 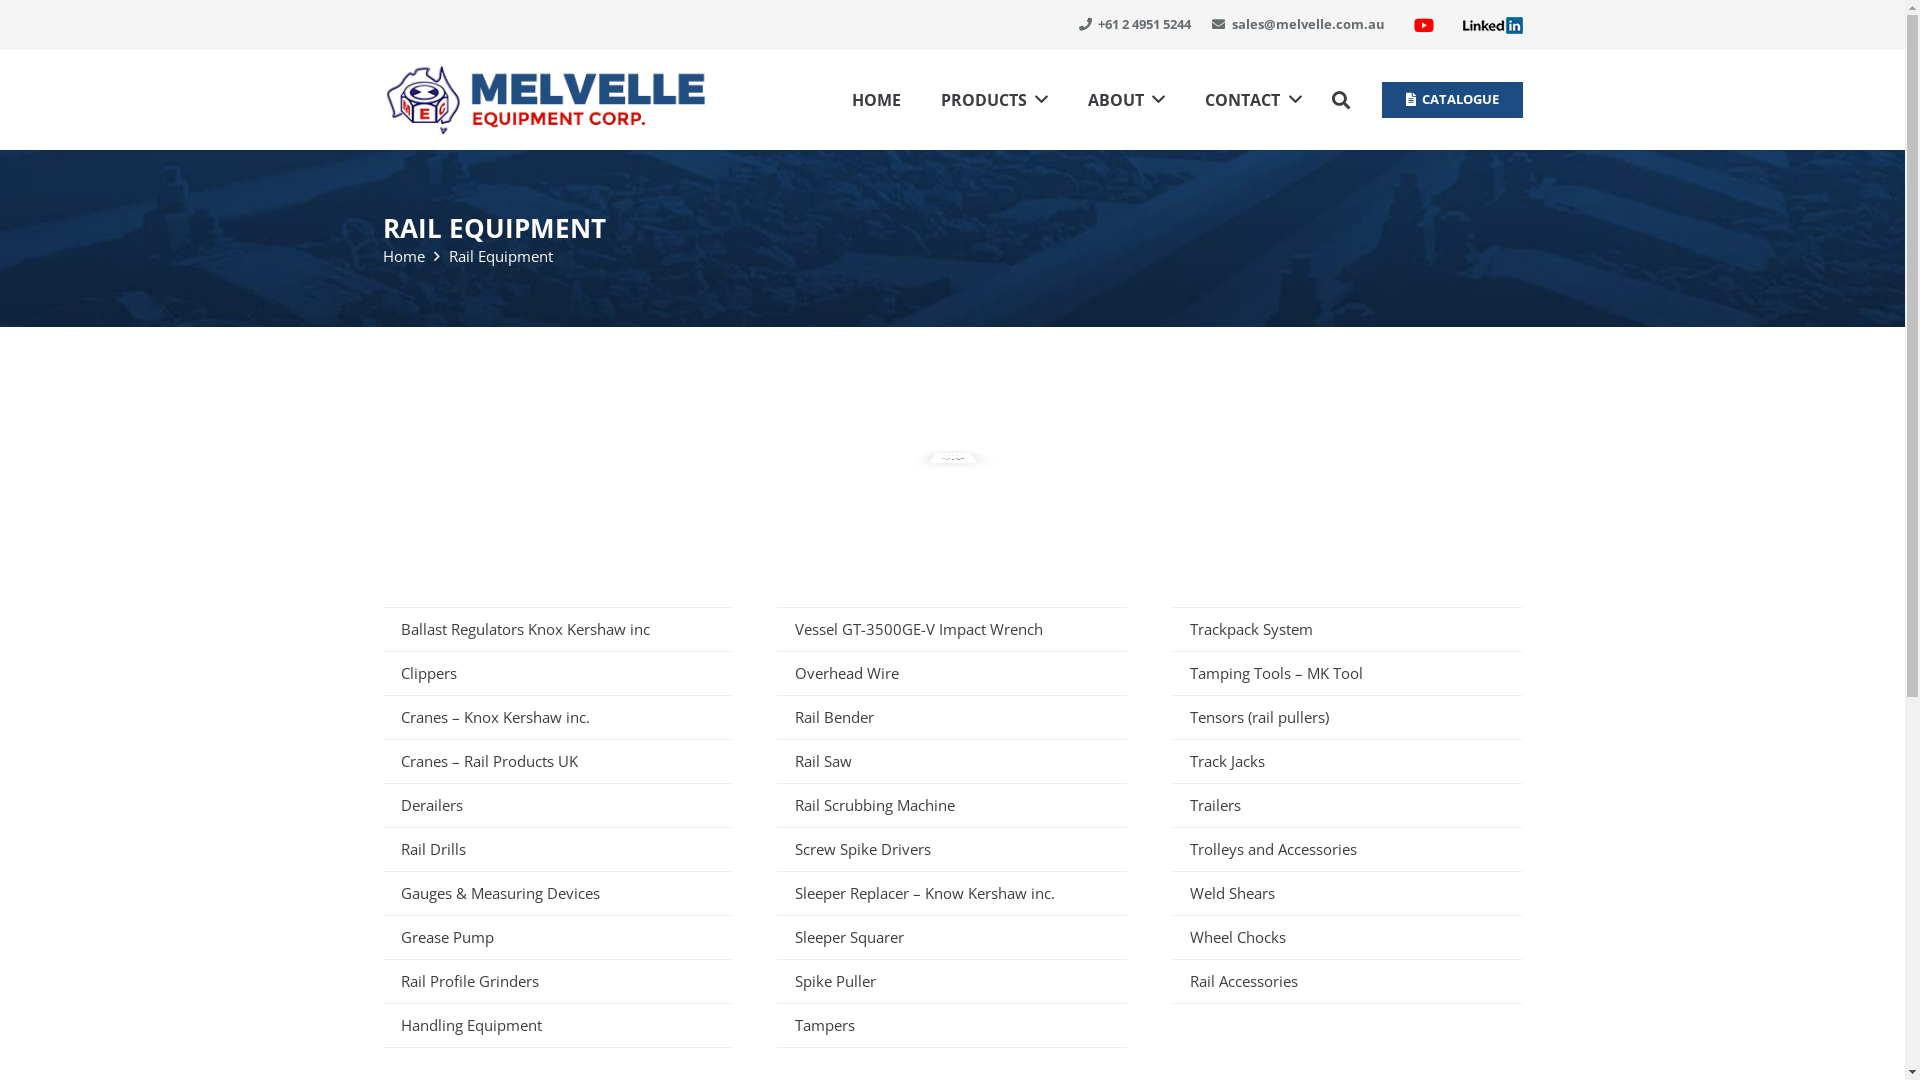 What do you see at coordinates (556, 672) in the screenshot?
I see `'Clippers'` at bounding box center [556, 672].